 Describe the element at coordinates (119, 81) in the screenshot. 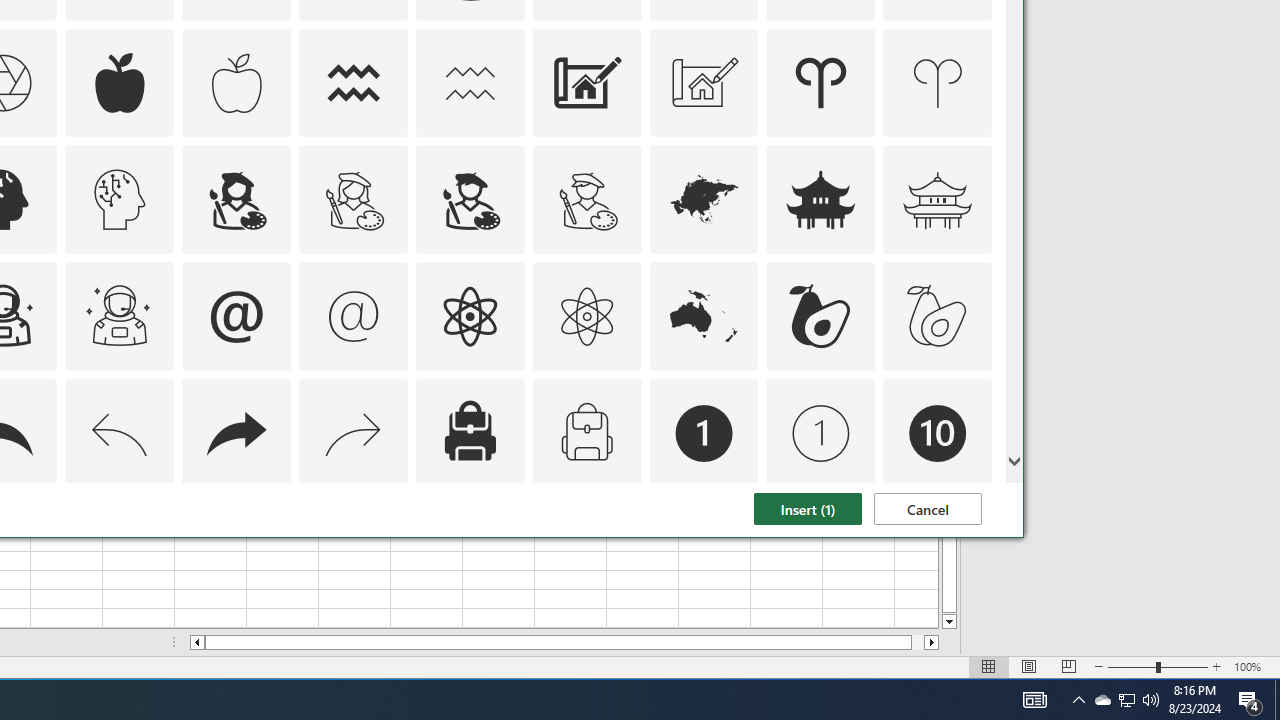

I see `'AutomationID: Icons_Apple'` at that location.